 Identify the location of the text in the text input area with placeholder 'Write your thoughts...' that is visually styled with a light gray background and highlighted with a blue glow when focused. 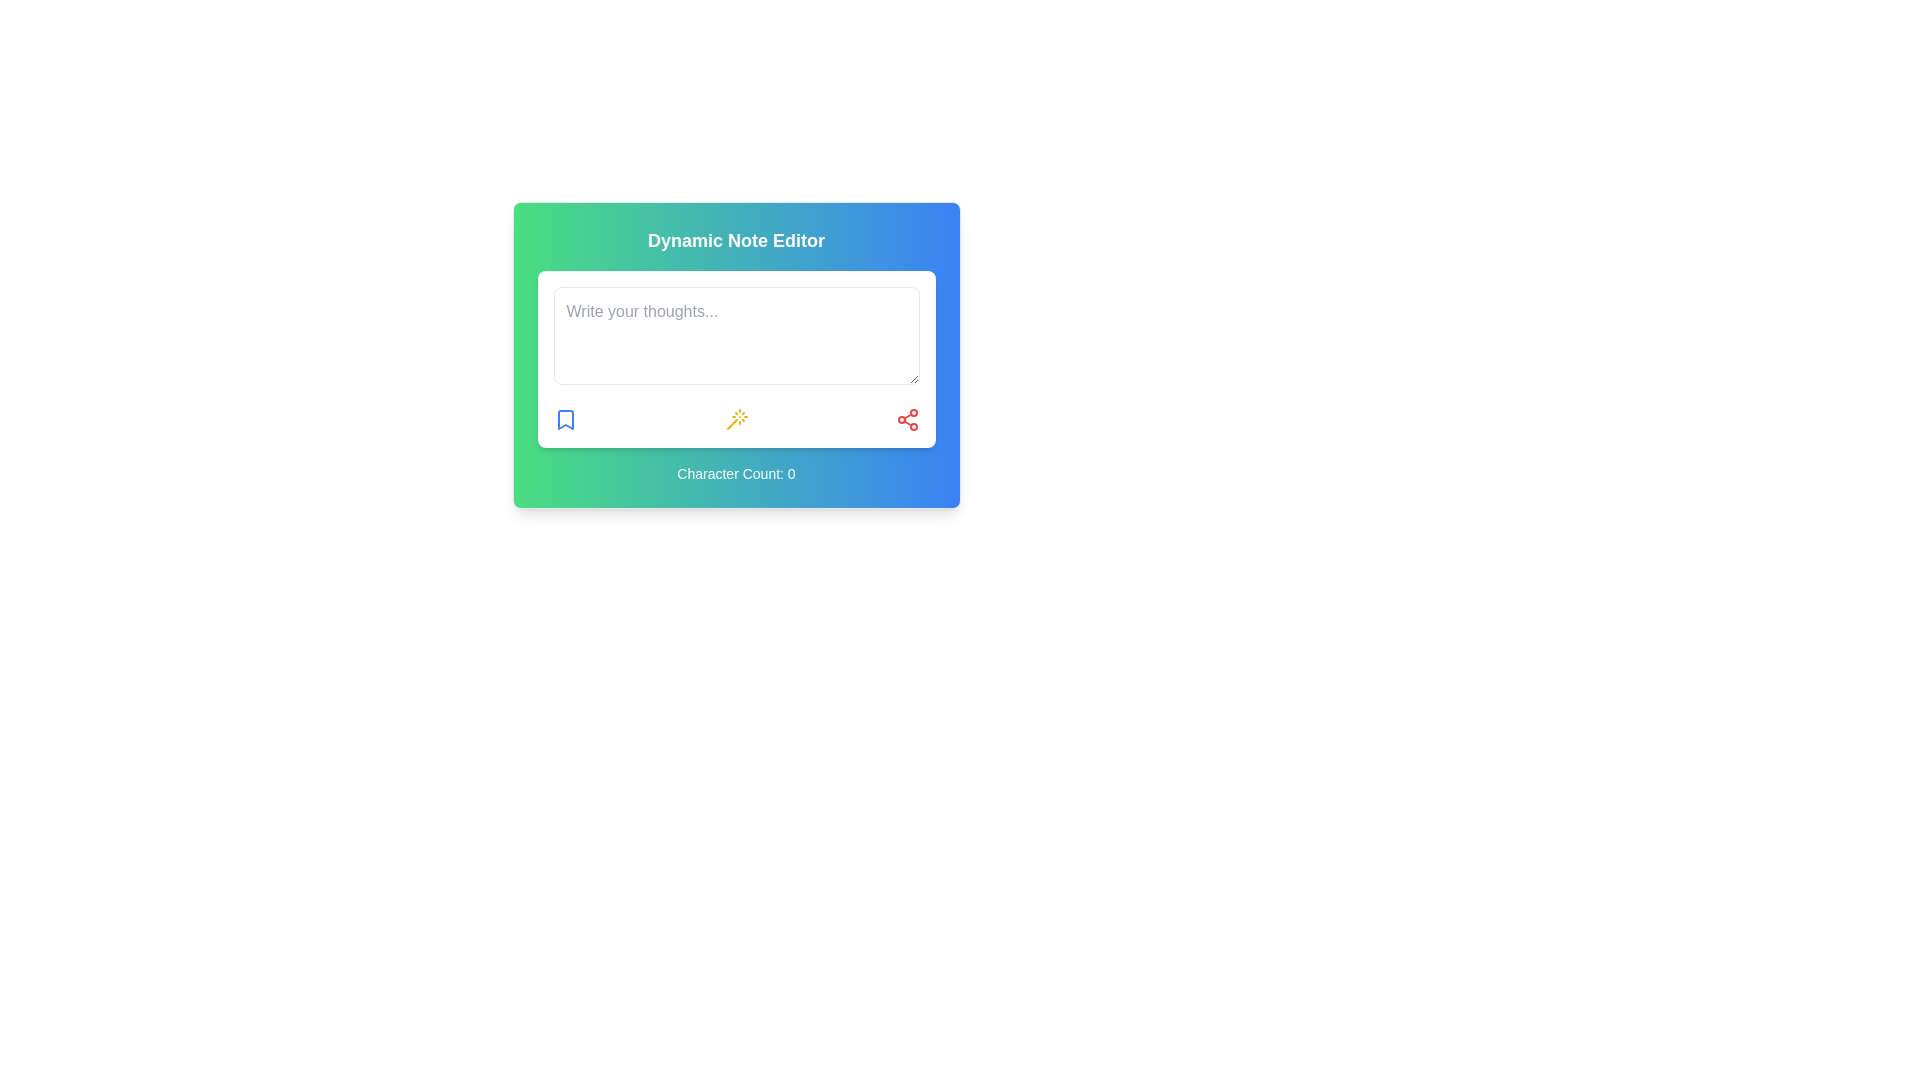
(735, 334).